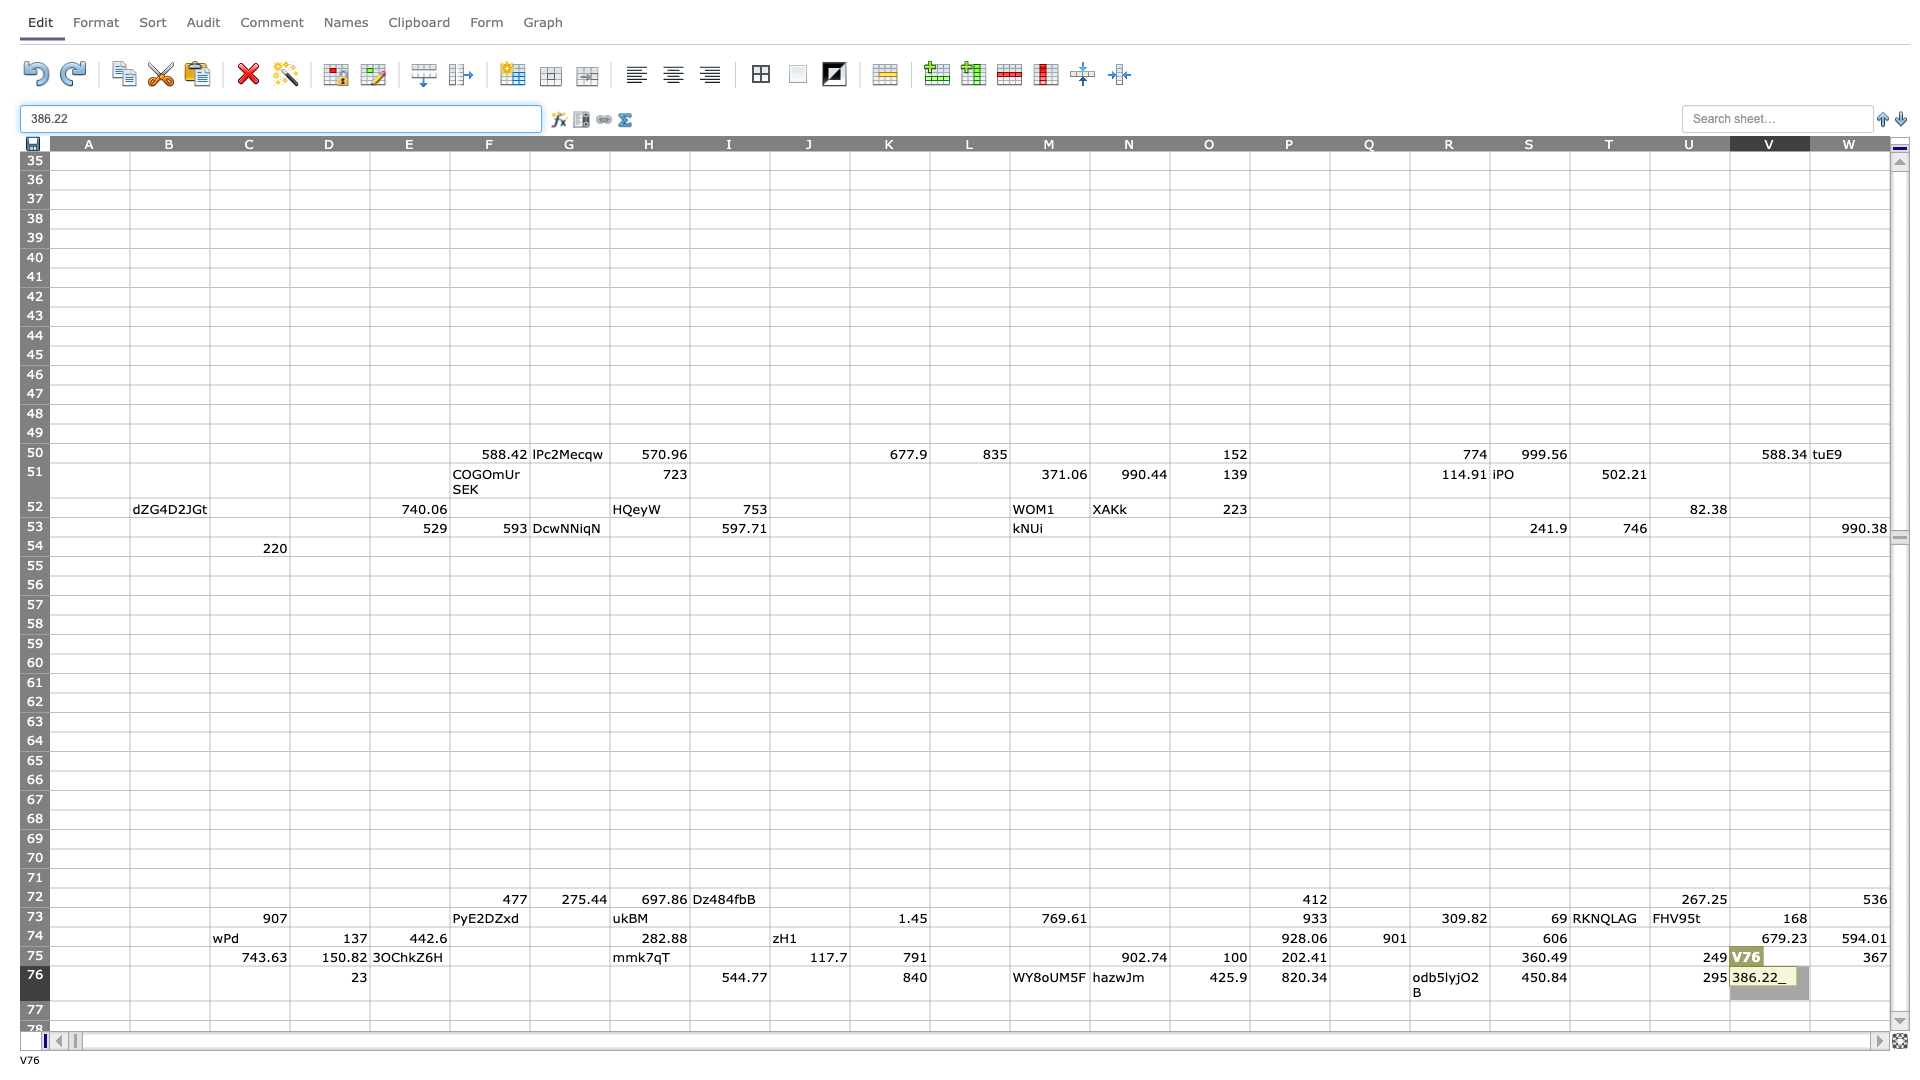  What do you see at coordinates (1809, 964) in the screenshot?
I see `top left corner of cell W76` at bounding box center [1809, 964].